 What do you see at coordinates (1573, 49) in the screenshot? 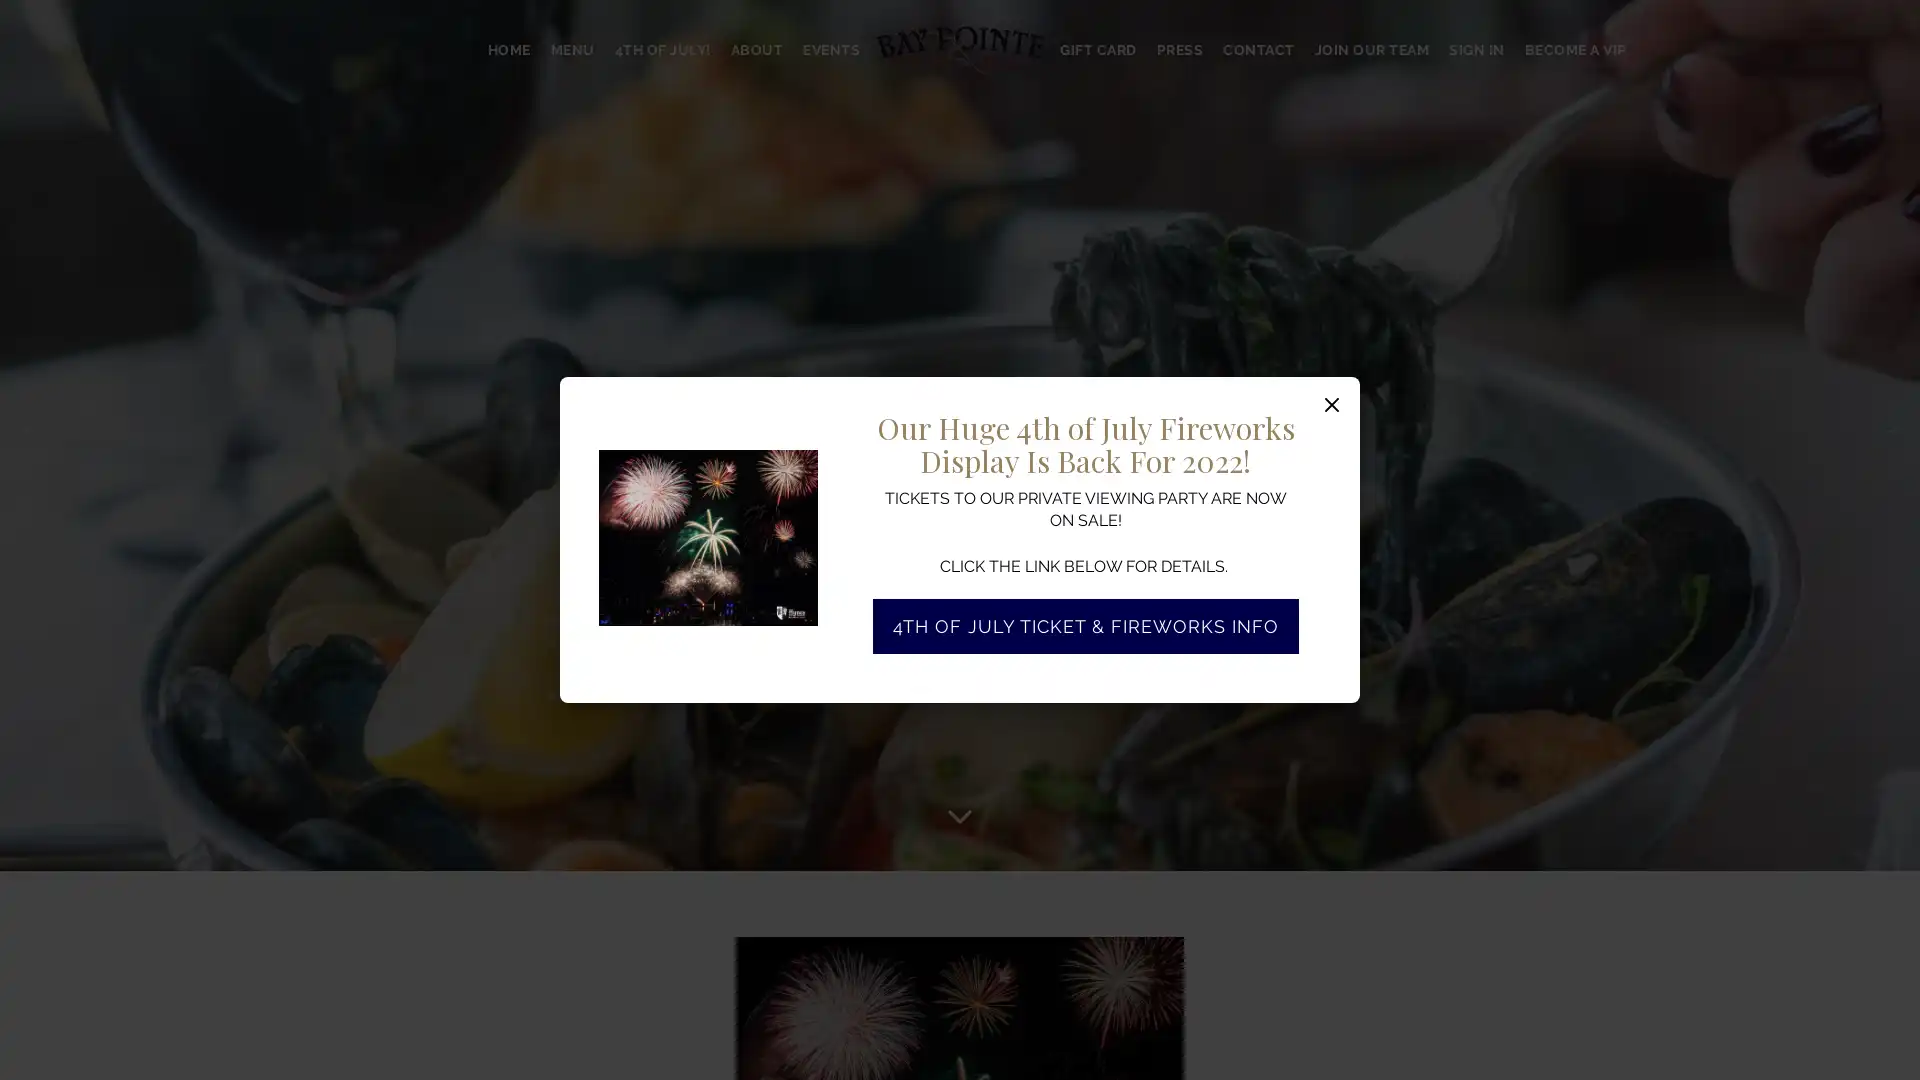
I see `BECOME A VIP` at bounding box center [1573, 49].